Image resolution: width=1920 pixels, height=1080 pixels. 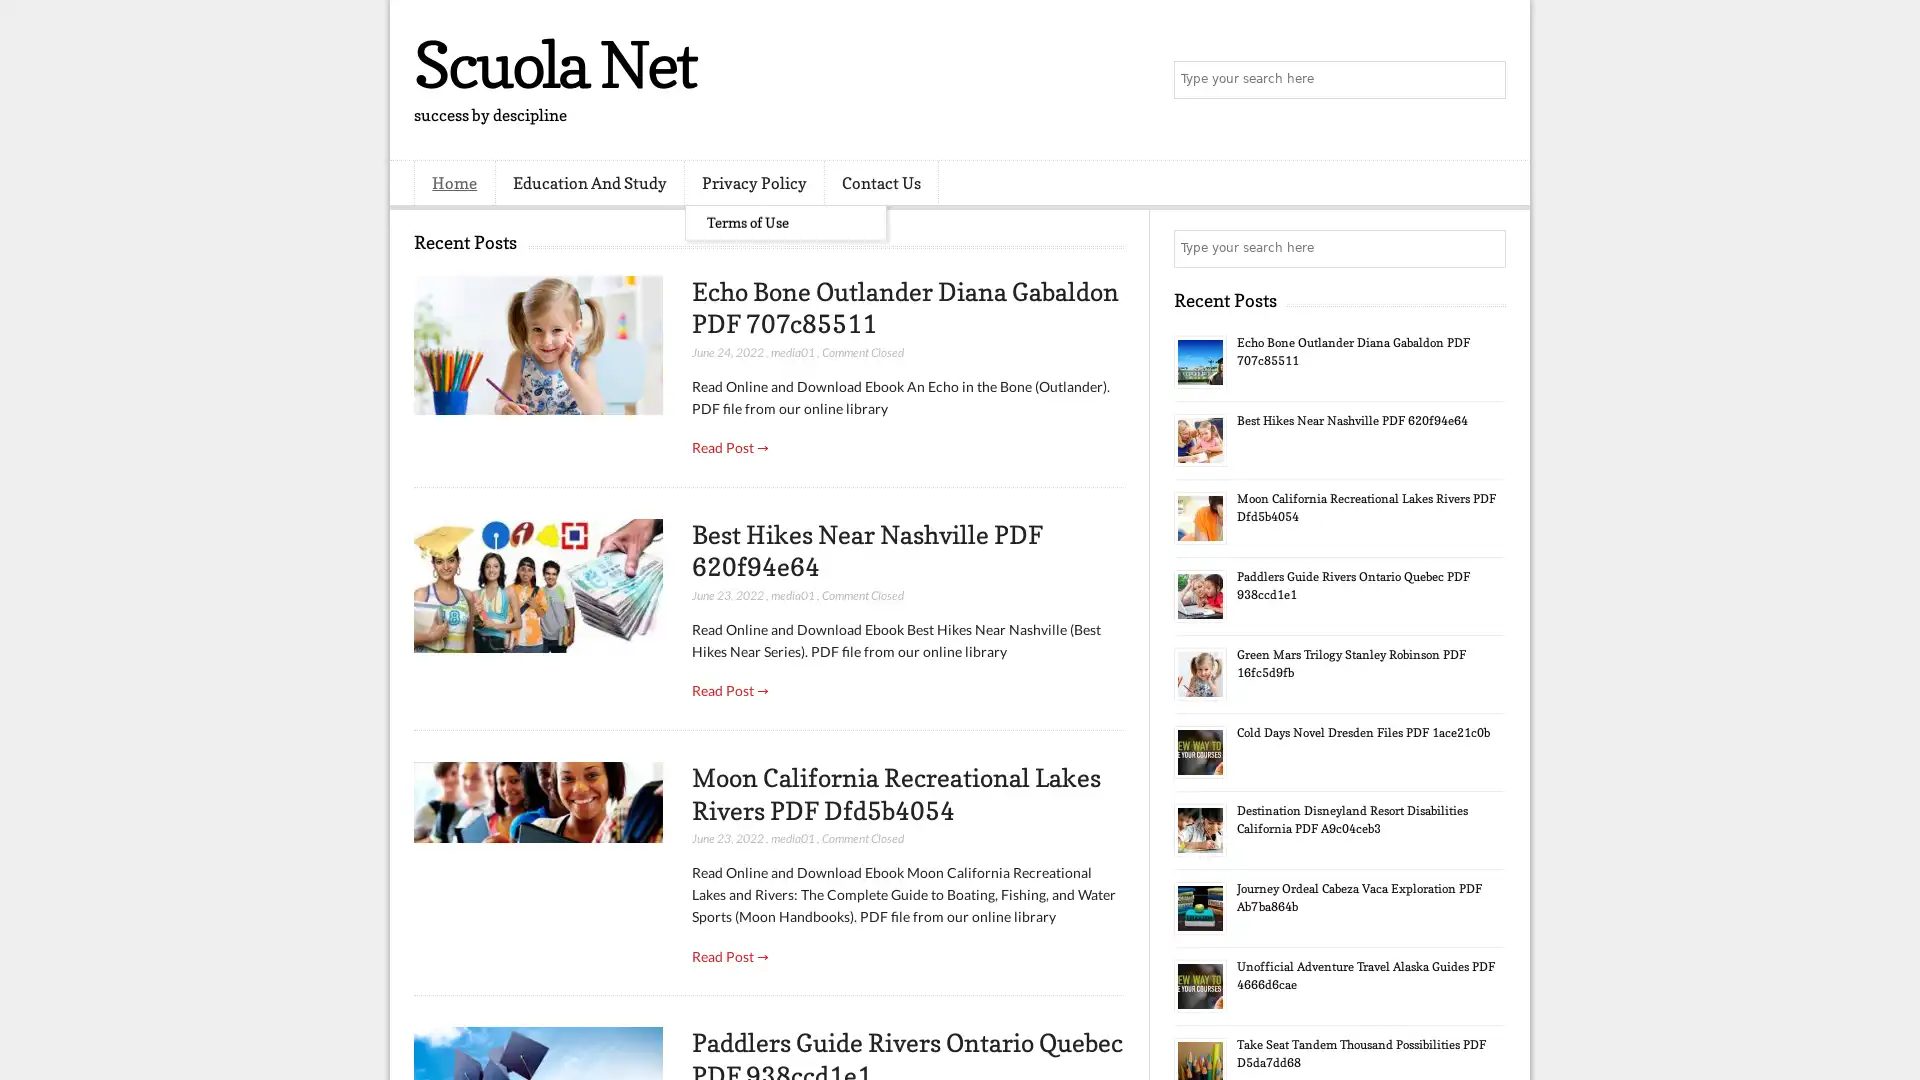 I want to click on Search, so click(x=1485, y=248).